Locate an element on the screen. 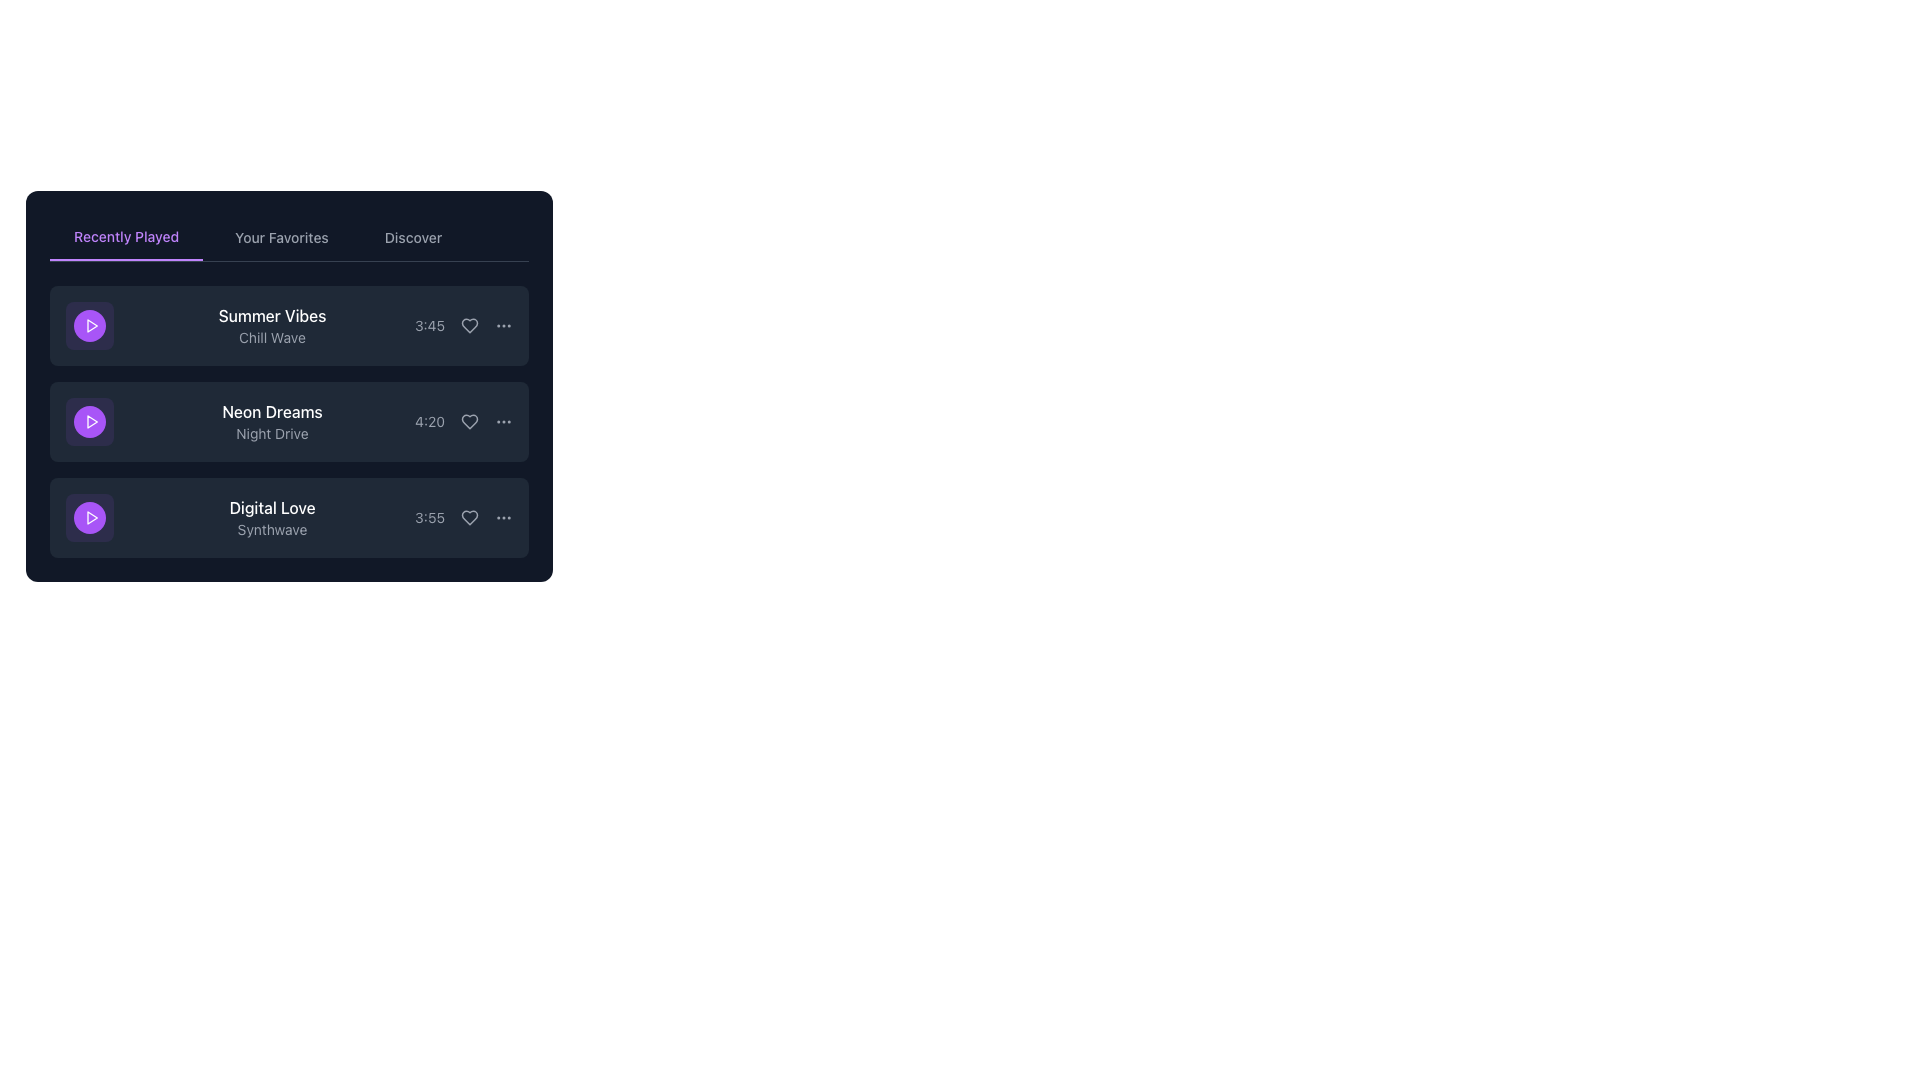 The height and width of the screenshot is (1080, 1920). the static text label that displays the duration of the music track 'Neon Dreams', which is located to the right of the track title in the second row of the music playlist is located at coordinates (429, 420).